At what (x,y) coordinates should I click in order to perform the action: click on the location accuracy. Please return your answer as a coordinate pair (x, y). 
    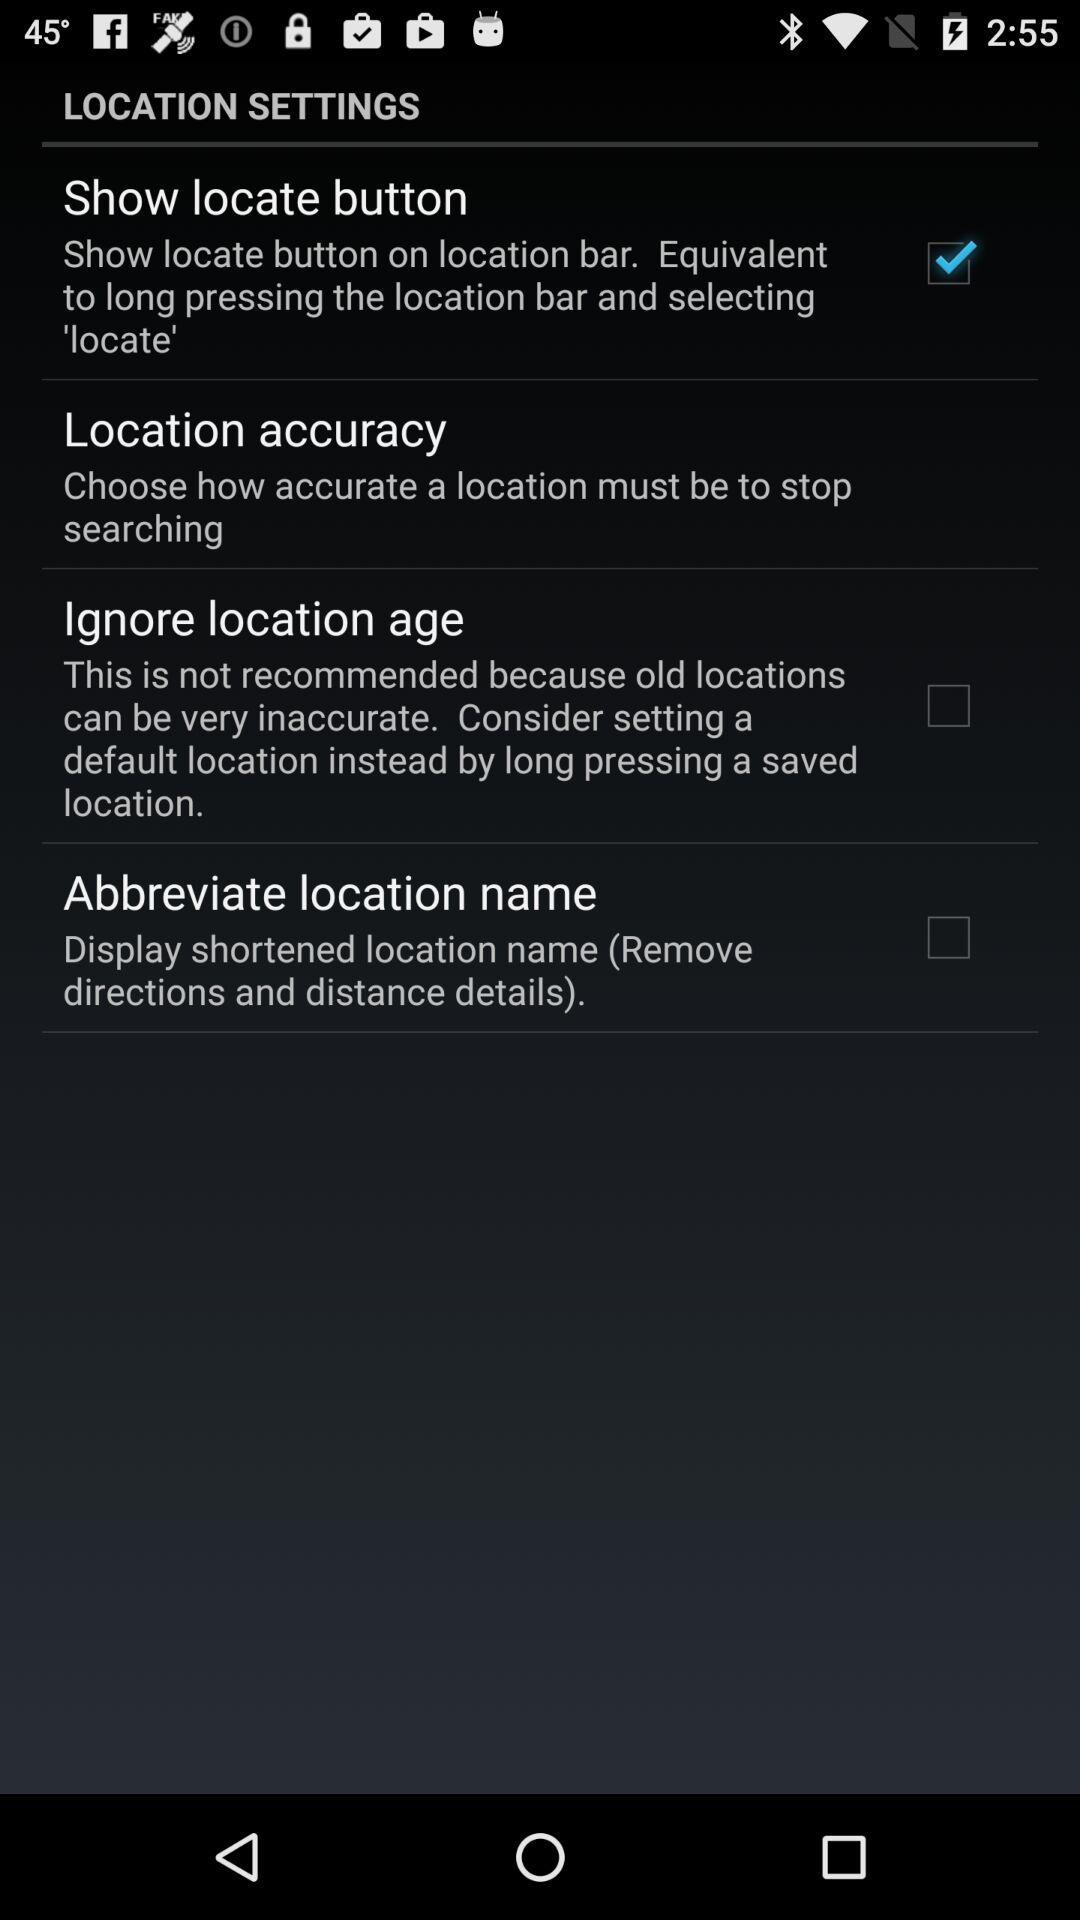
    Looking at the image, I should click on (253, 426).